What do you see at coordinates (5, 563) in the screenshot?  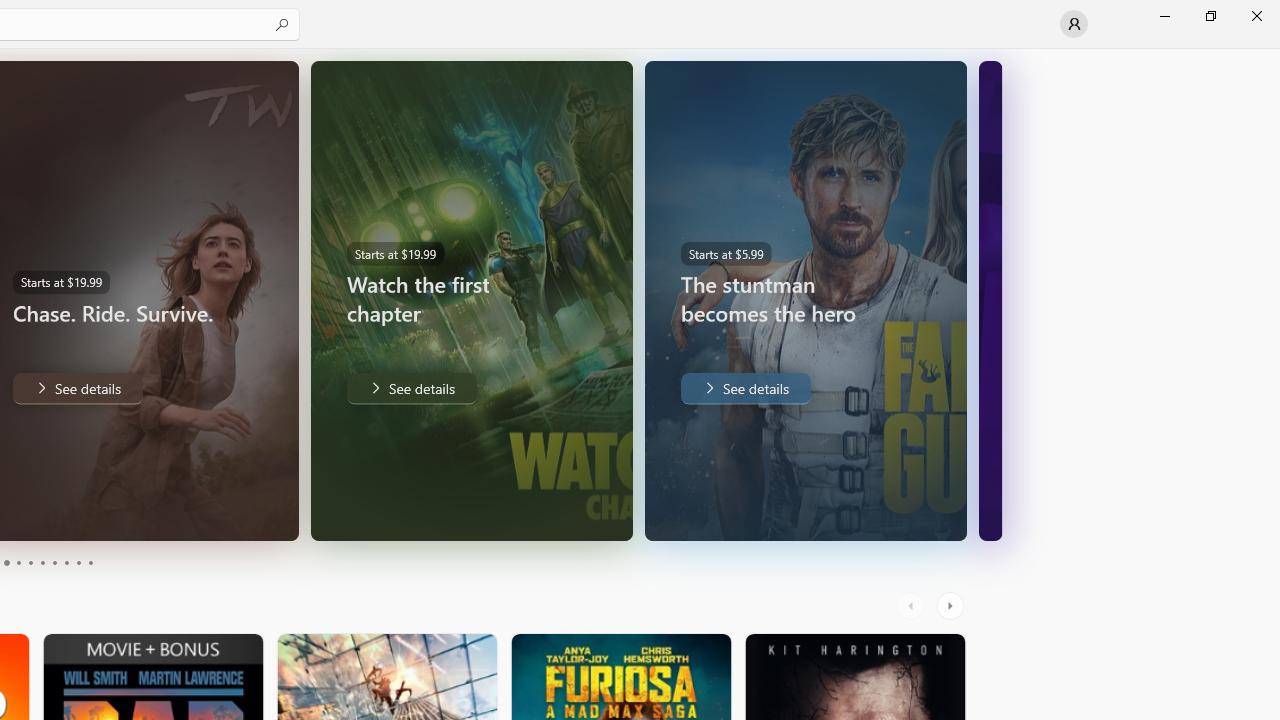 I see `'Page 3'` at bounding box center [5, 563].